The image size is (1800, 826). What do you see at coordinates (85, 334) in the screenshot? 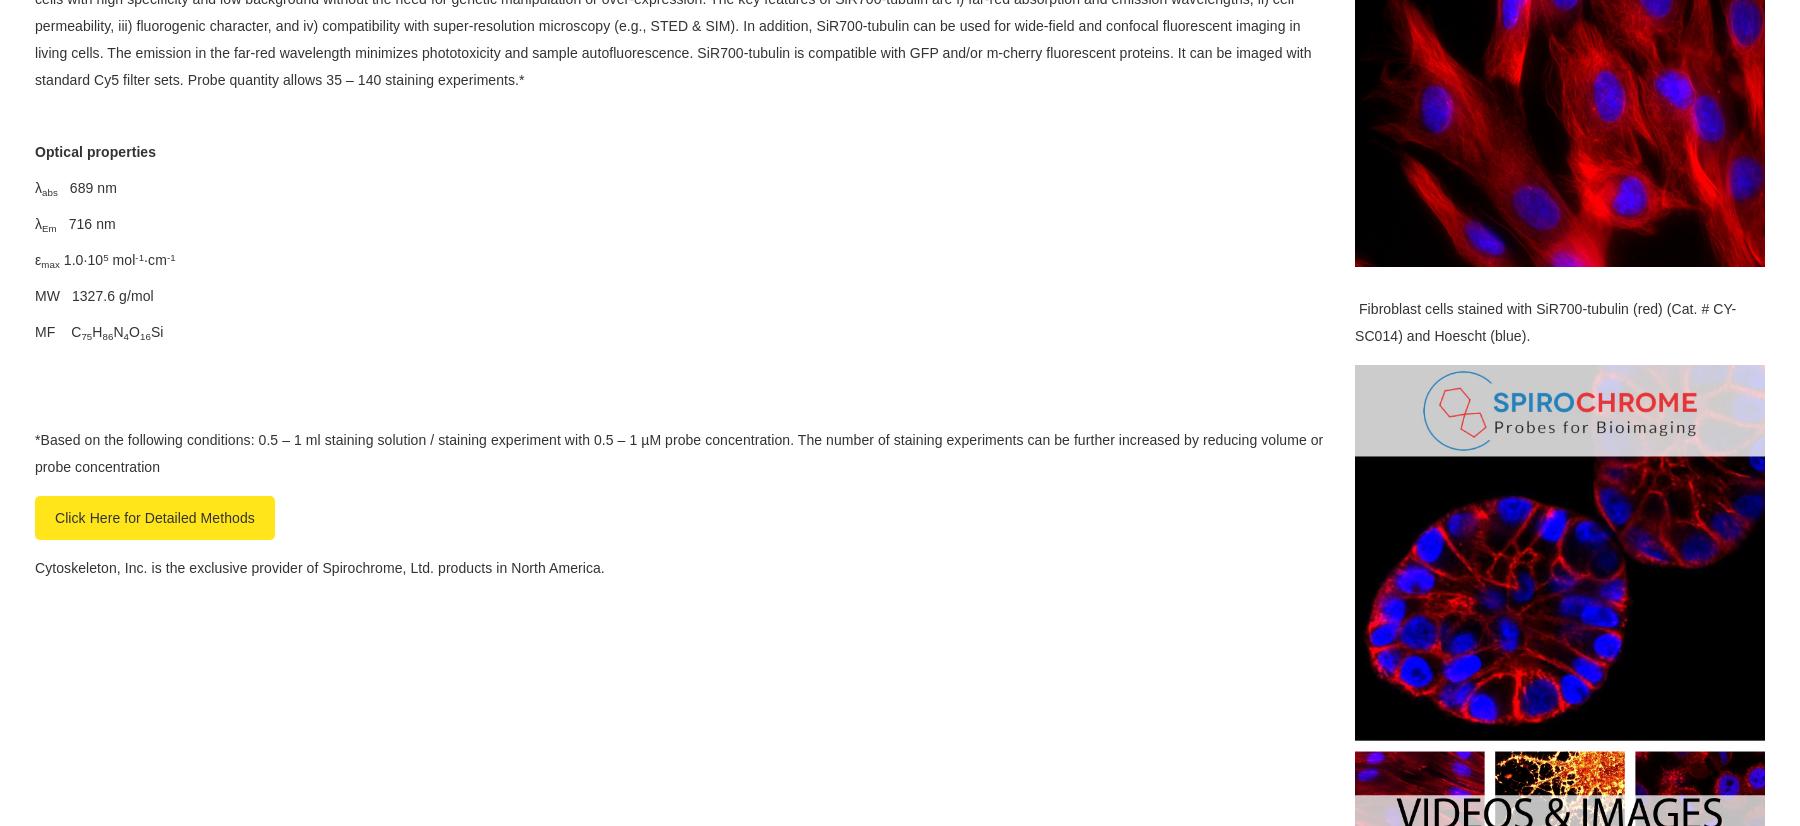
I see `'75'` at bounding box center [85, 334].